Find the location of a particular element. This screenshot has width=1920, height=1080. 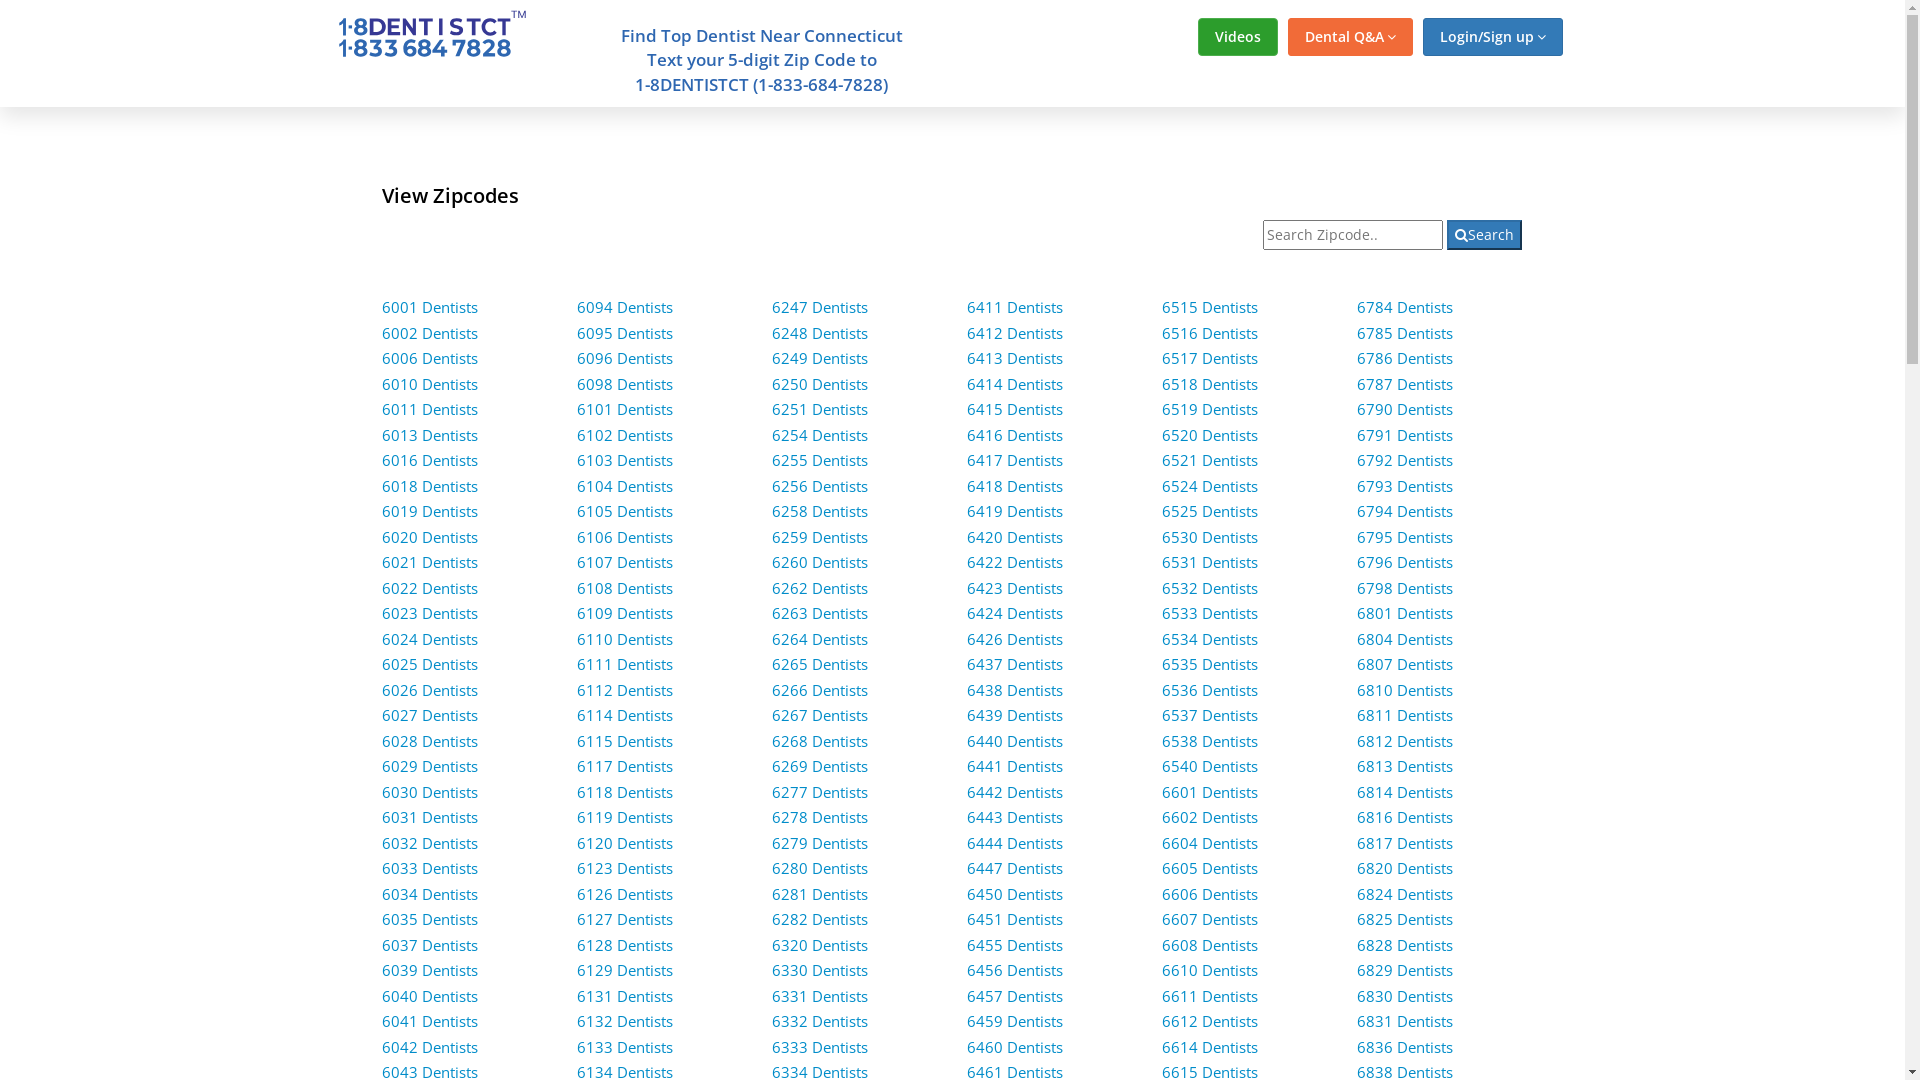

'6031 Dentists' is located at coordinates (429, 817).